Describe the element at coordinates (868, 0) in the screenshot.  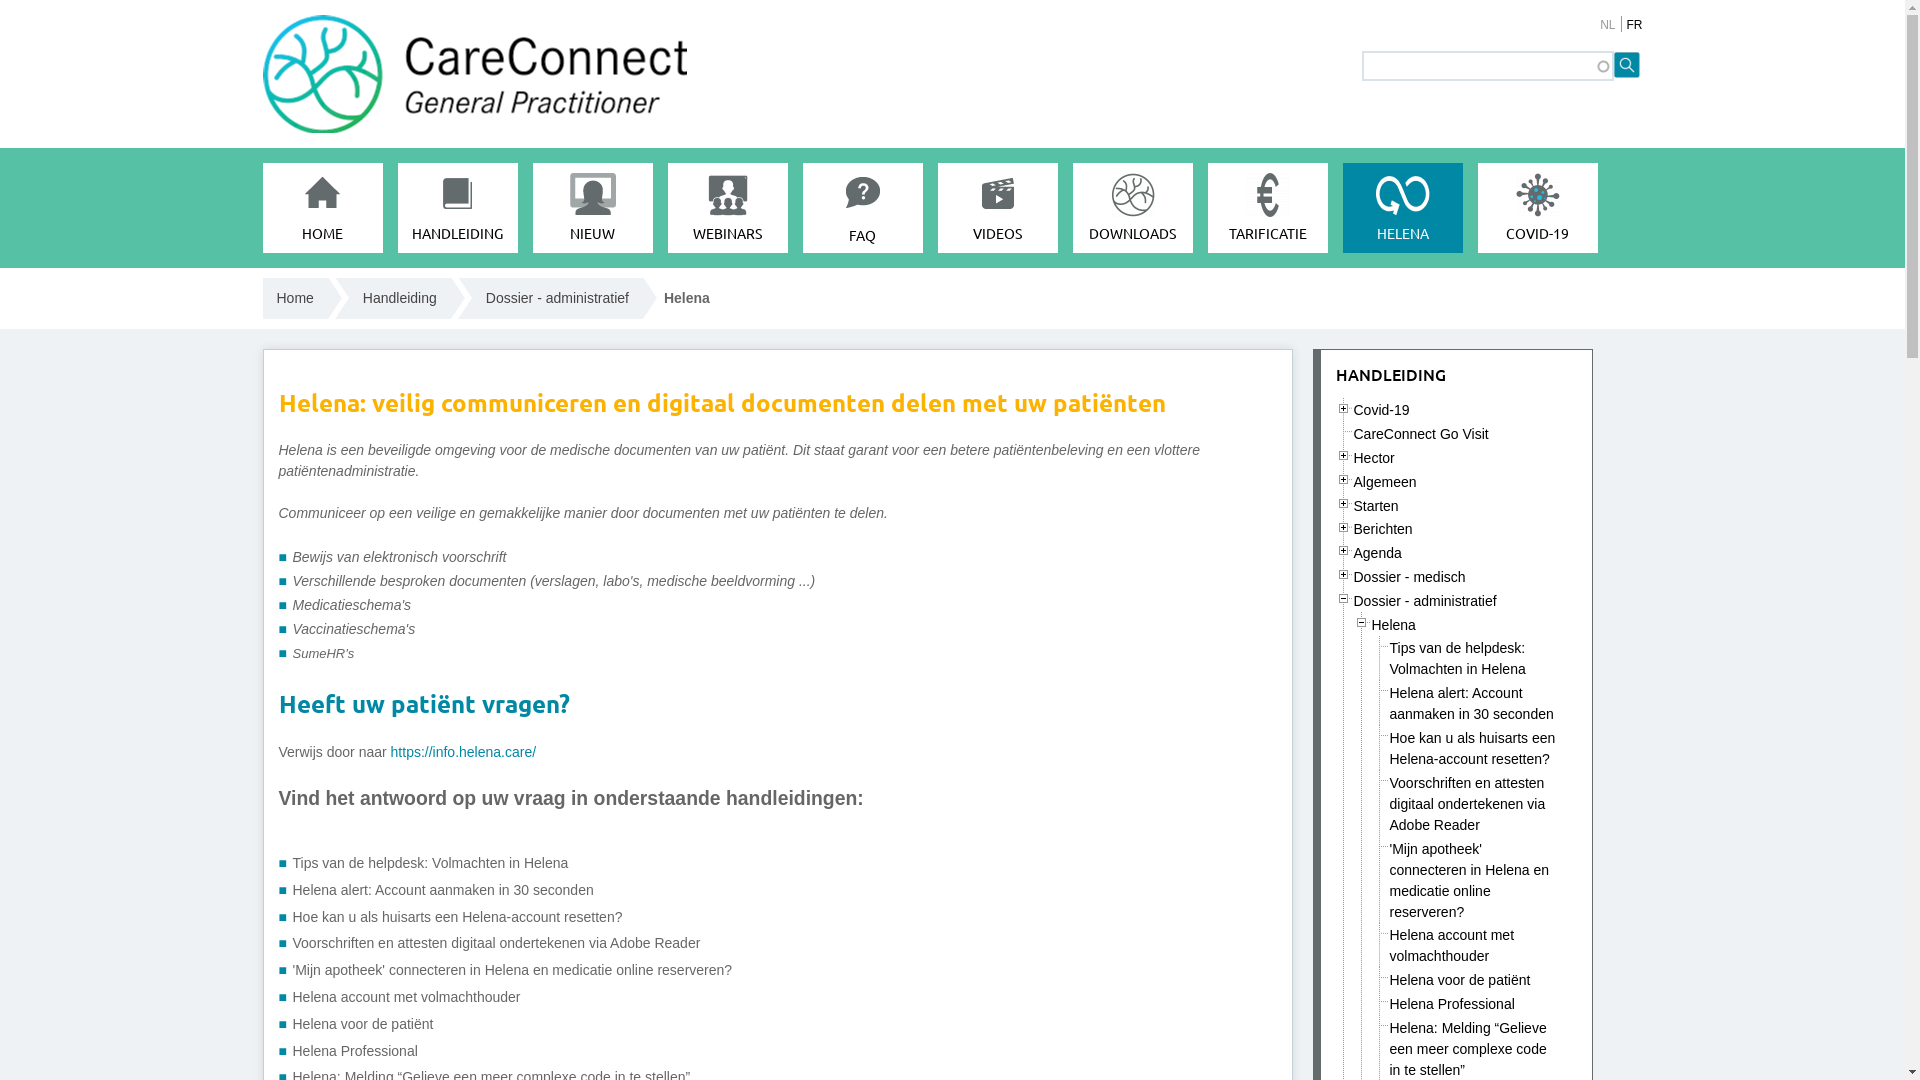
I see `'Skip to main content'` at that location.